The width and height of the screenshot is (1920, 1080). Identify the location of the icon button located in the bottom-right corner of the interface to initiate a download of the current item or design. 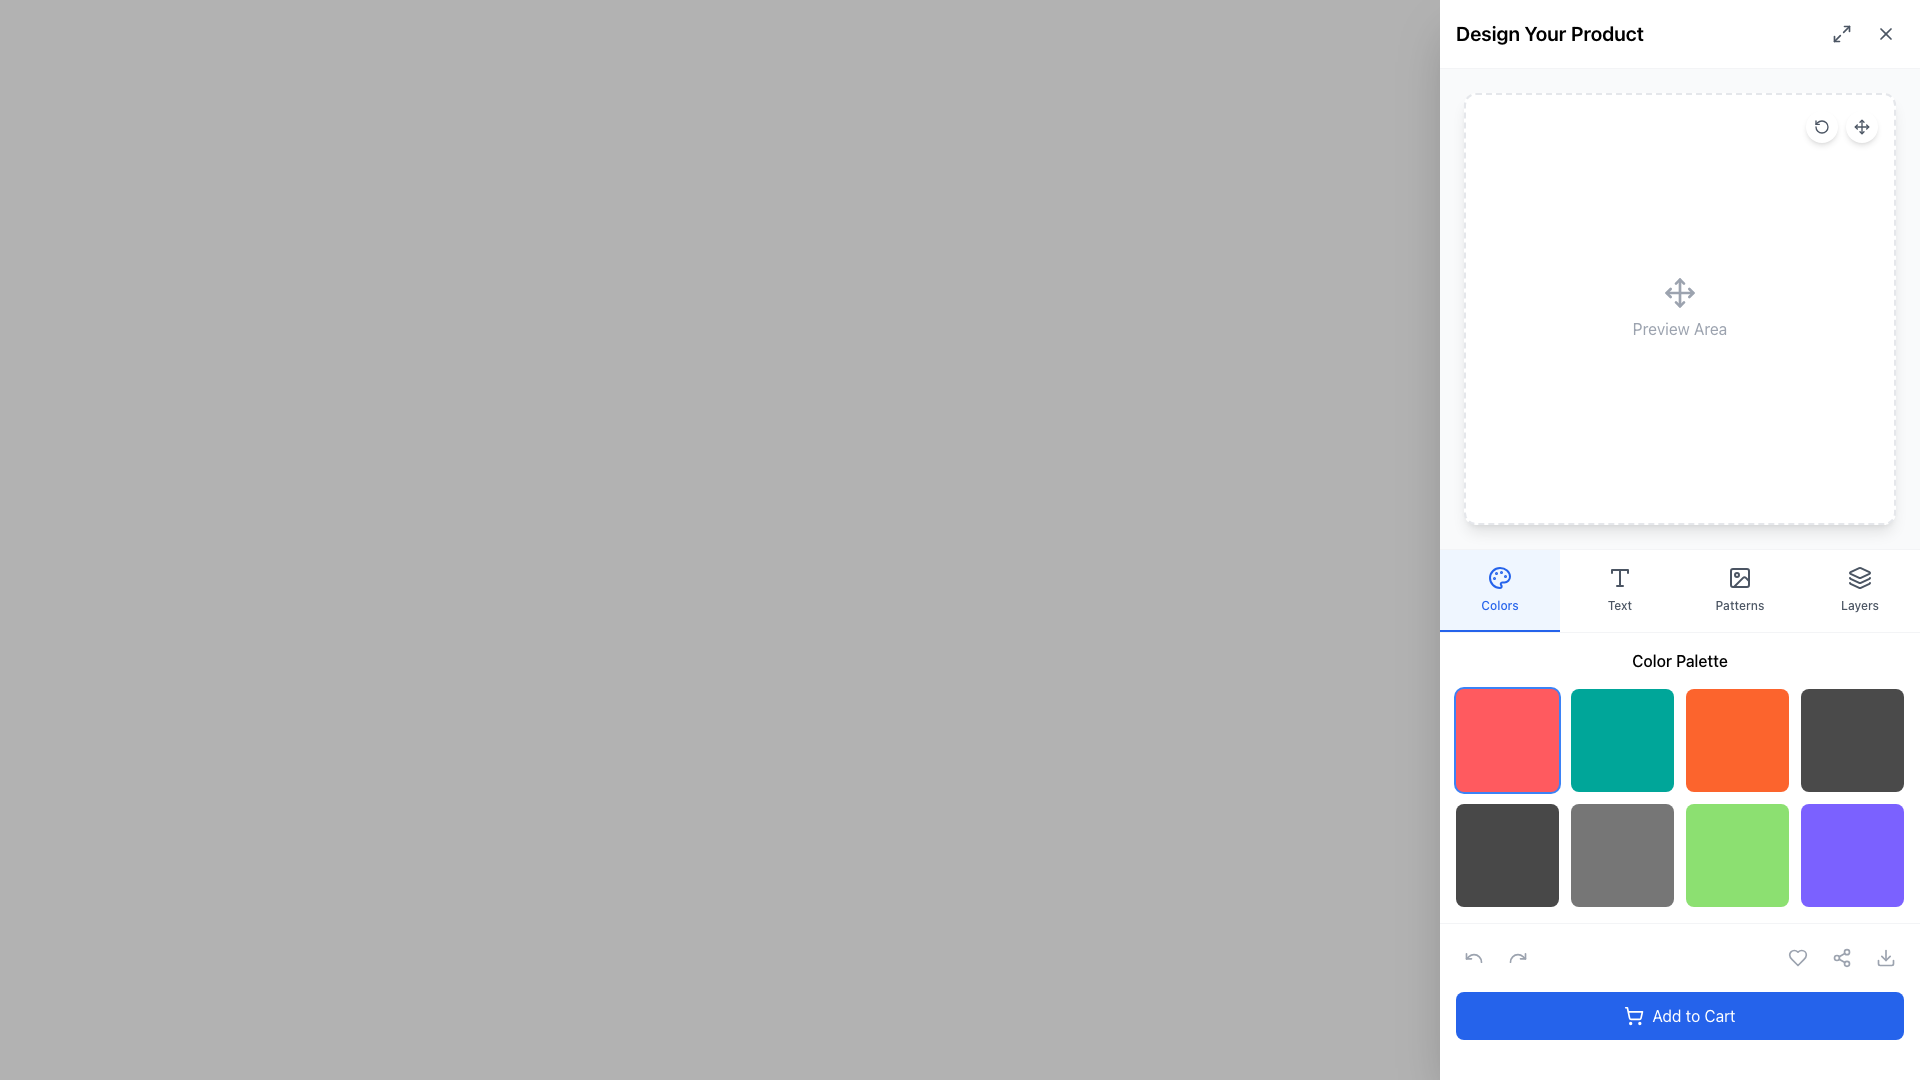
(1885, 956).